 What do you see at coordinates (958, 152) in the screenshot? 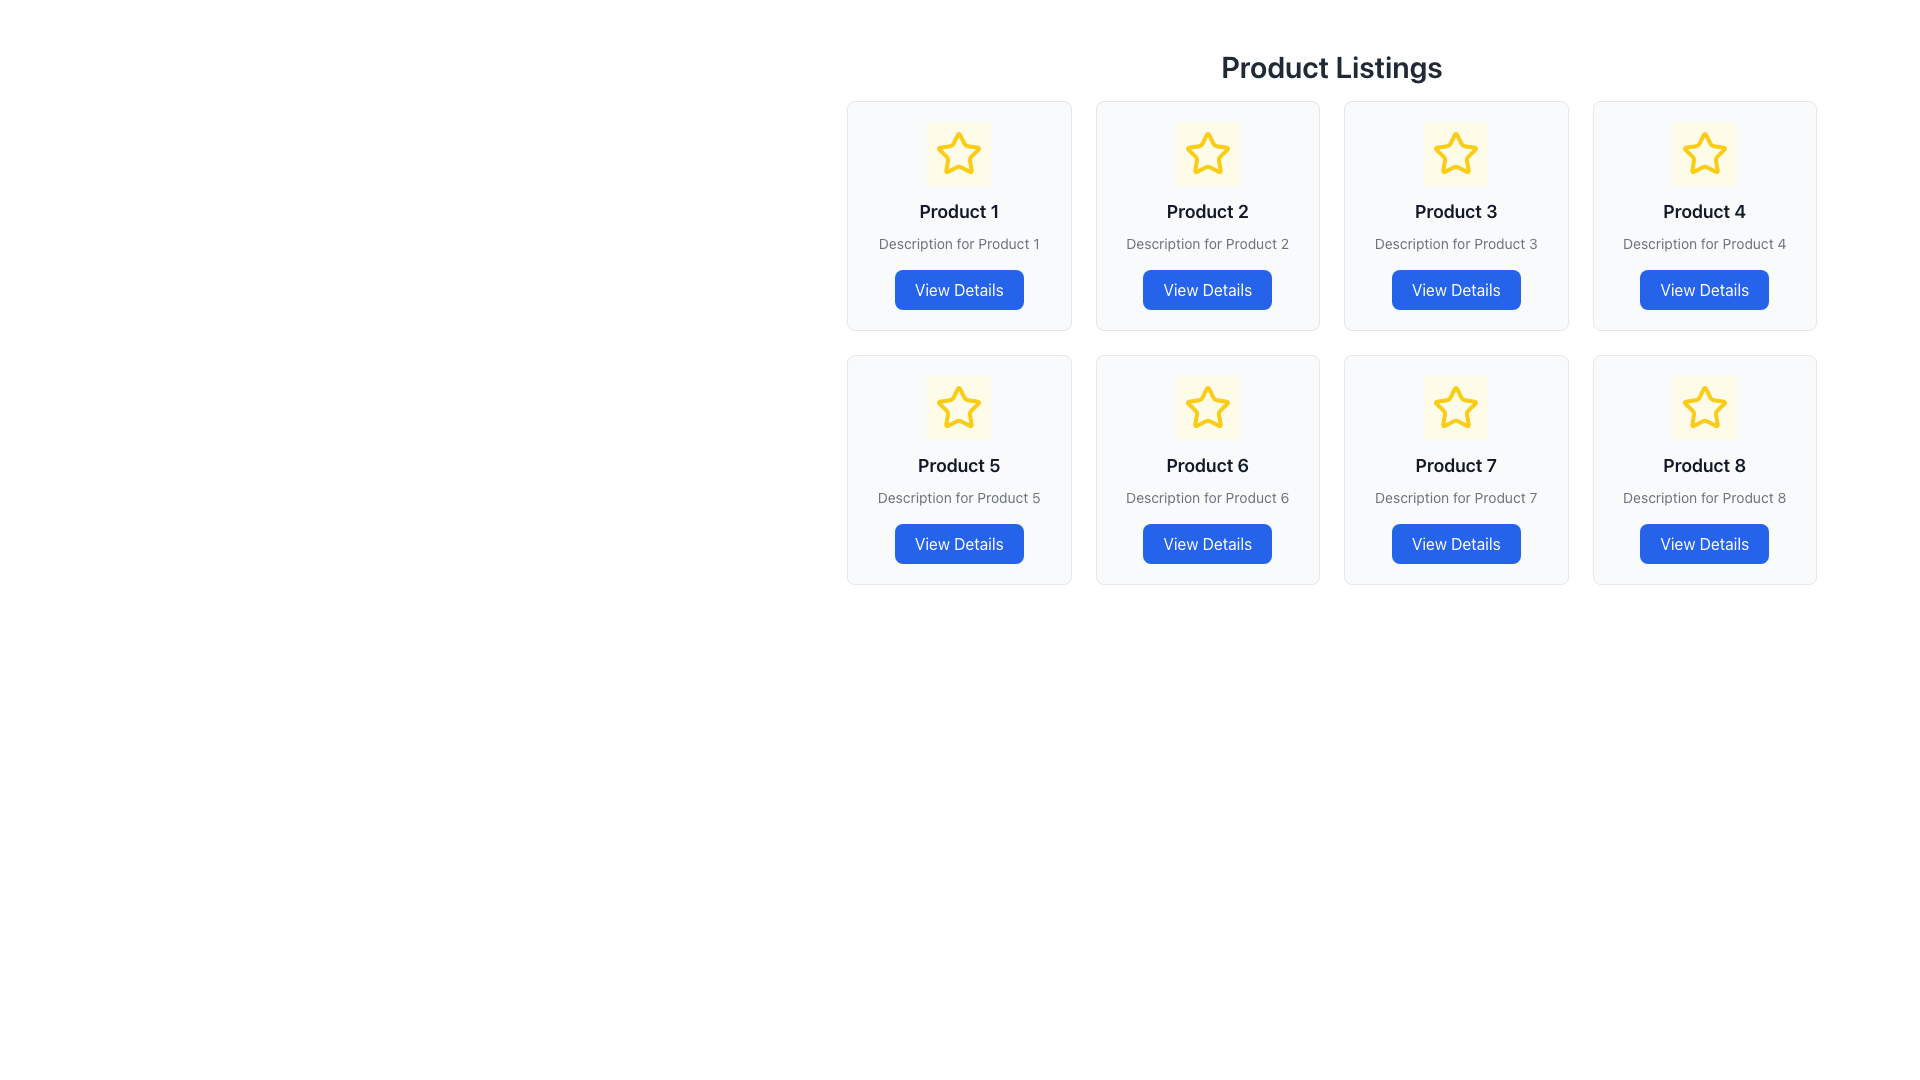
I see `the yellow star icon with a hollow center located in the top-left module above the 'Product 1' text` at bounding box center [958, 152].